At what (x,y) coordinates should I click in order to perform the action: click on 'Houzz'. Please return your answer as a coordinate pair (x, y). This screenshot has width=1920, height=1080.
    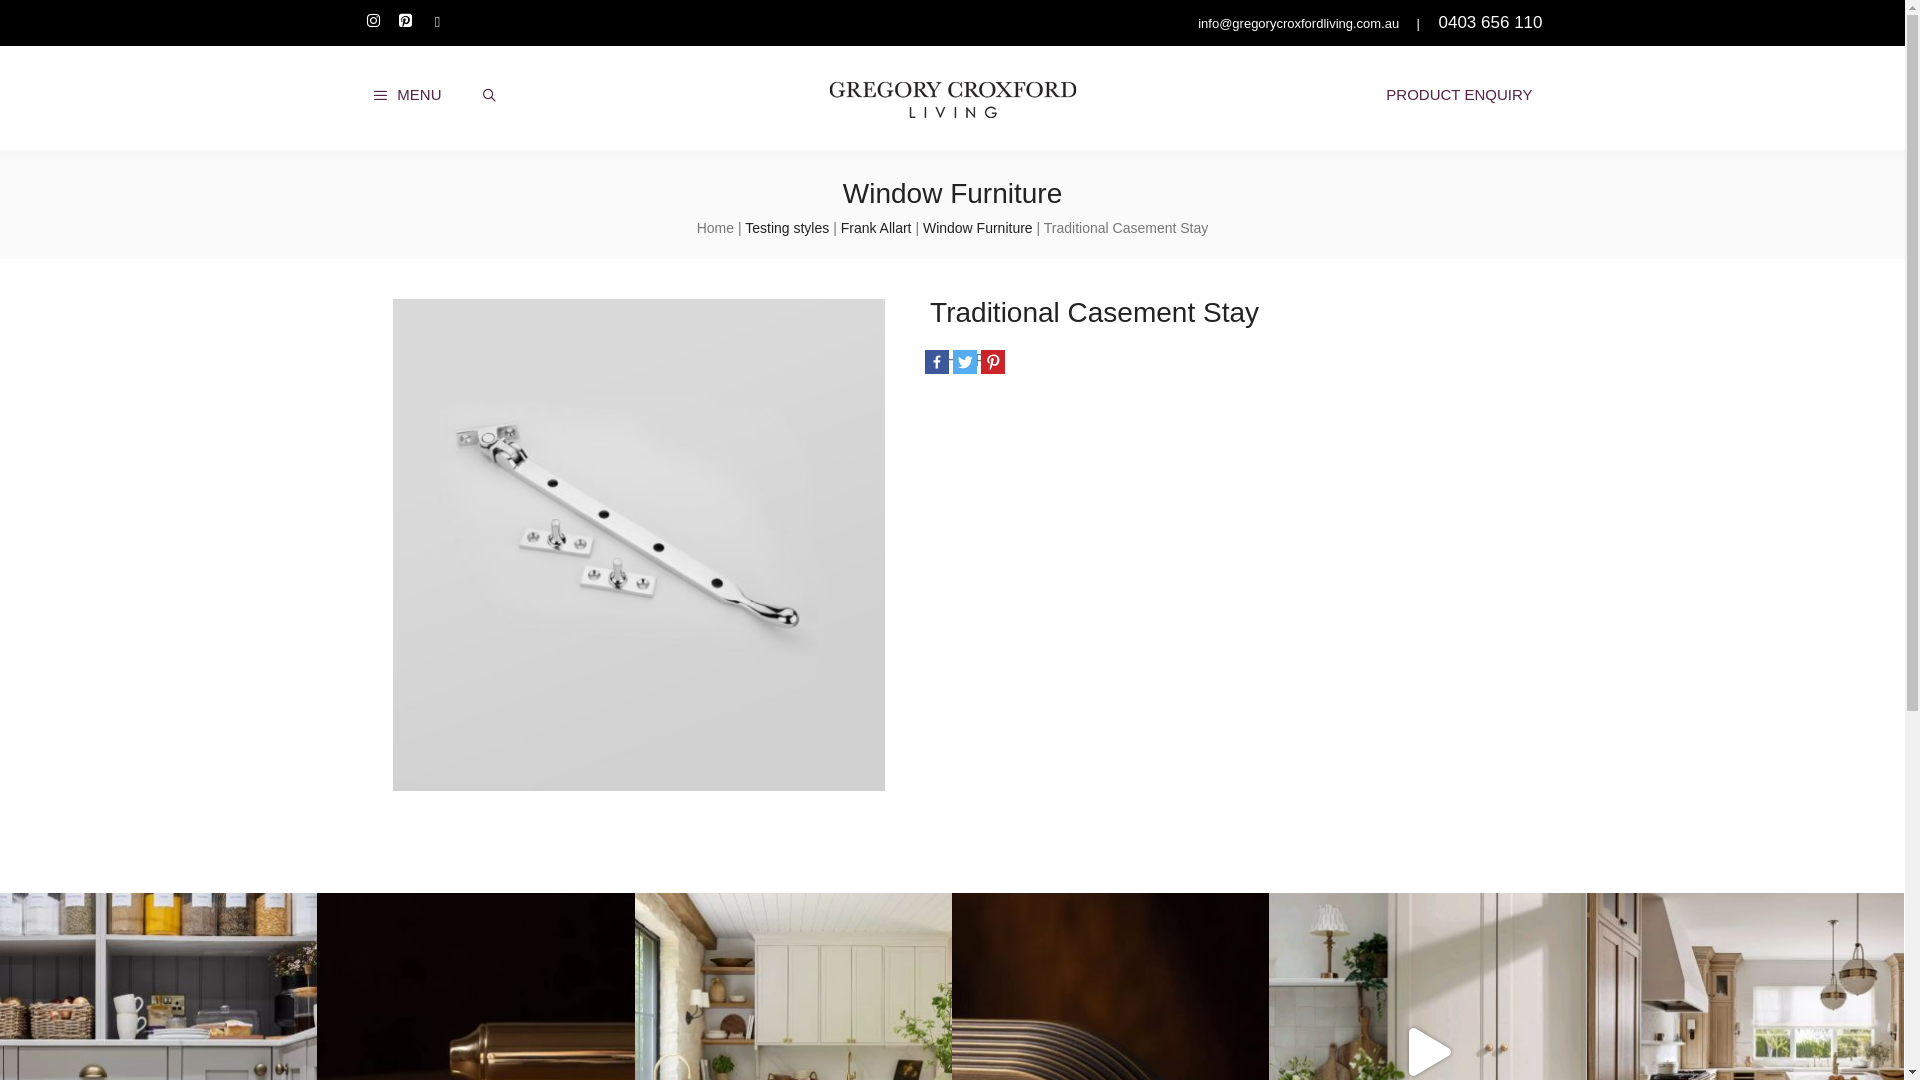
    Looking at the image, I should click on (435, 22).